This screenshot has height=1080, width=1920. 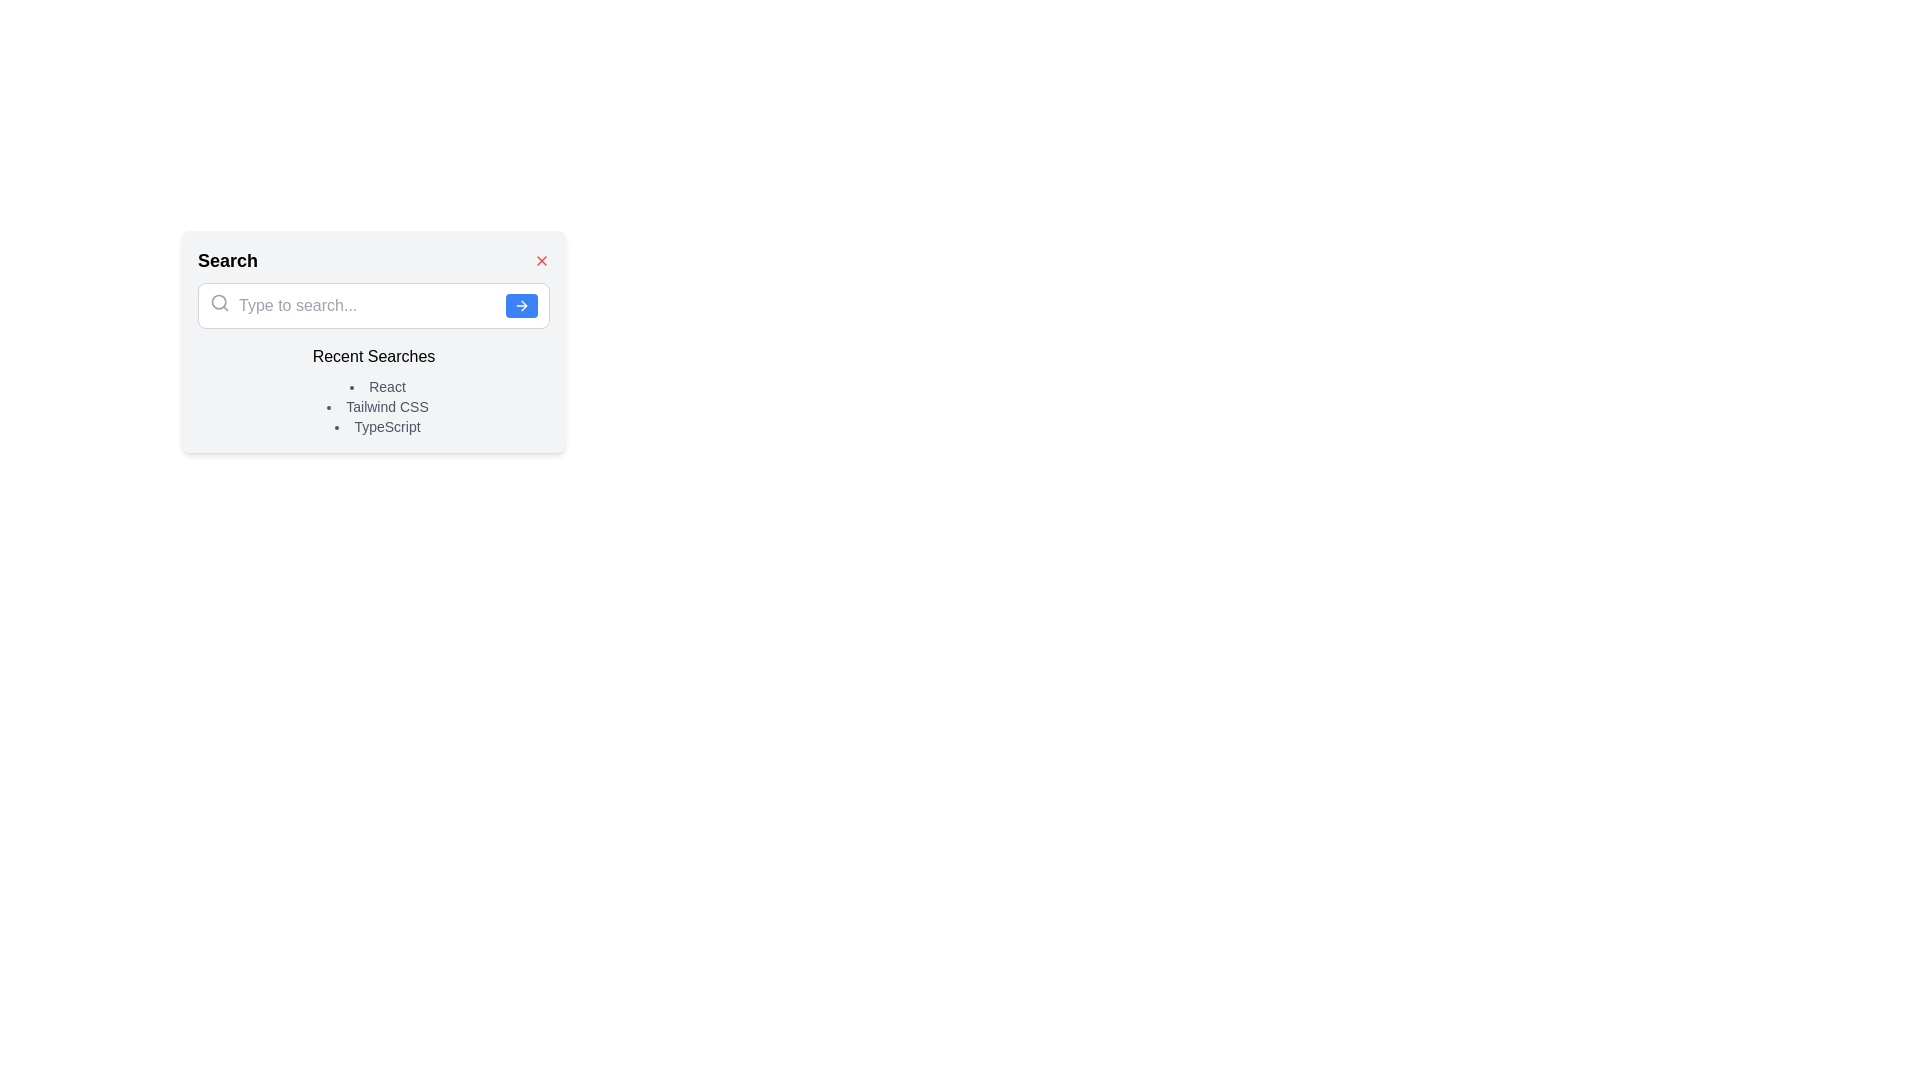 I want to click on the search bar icon that visually indicates the input field's purpose, positioned at the far left of the search input field, so click(x=220, y=303).